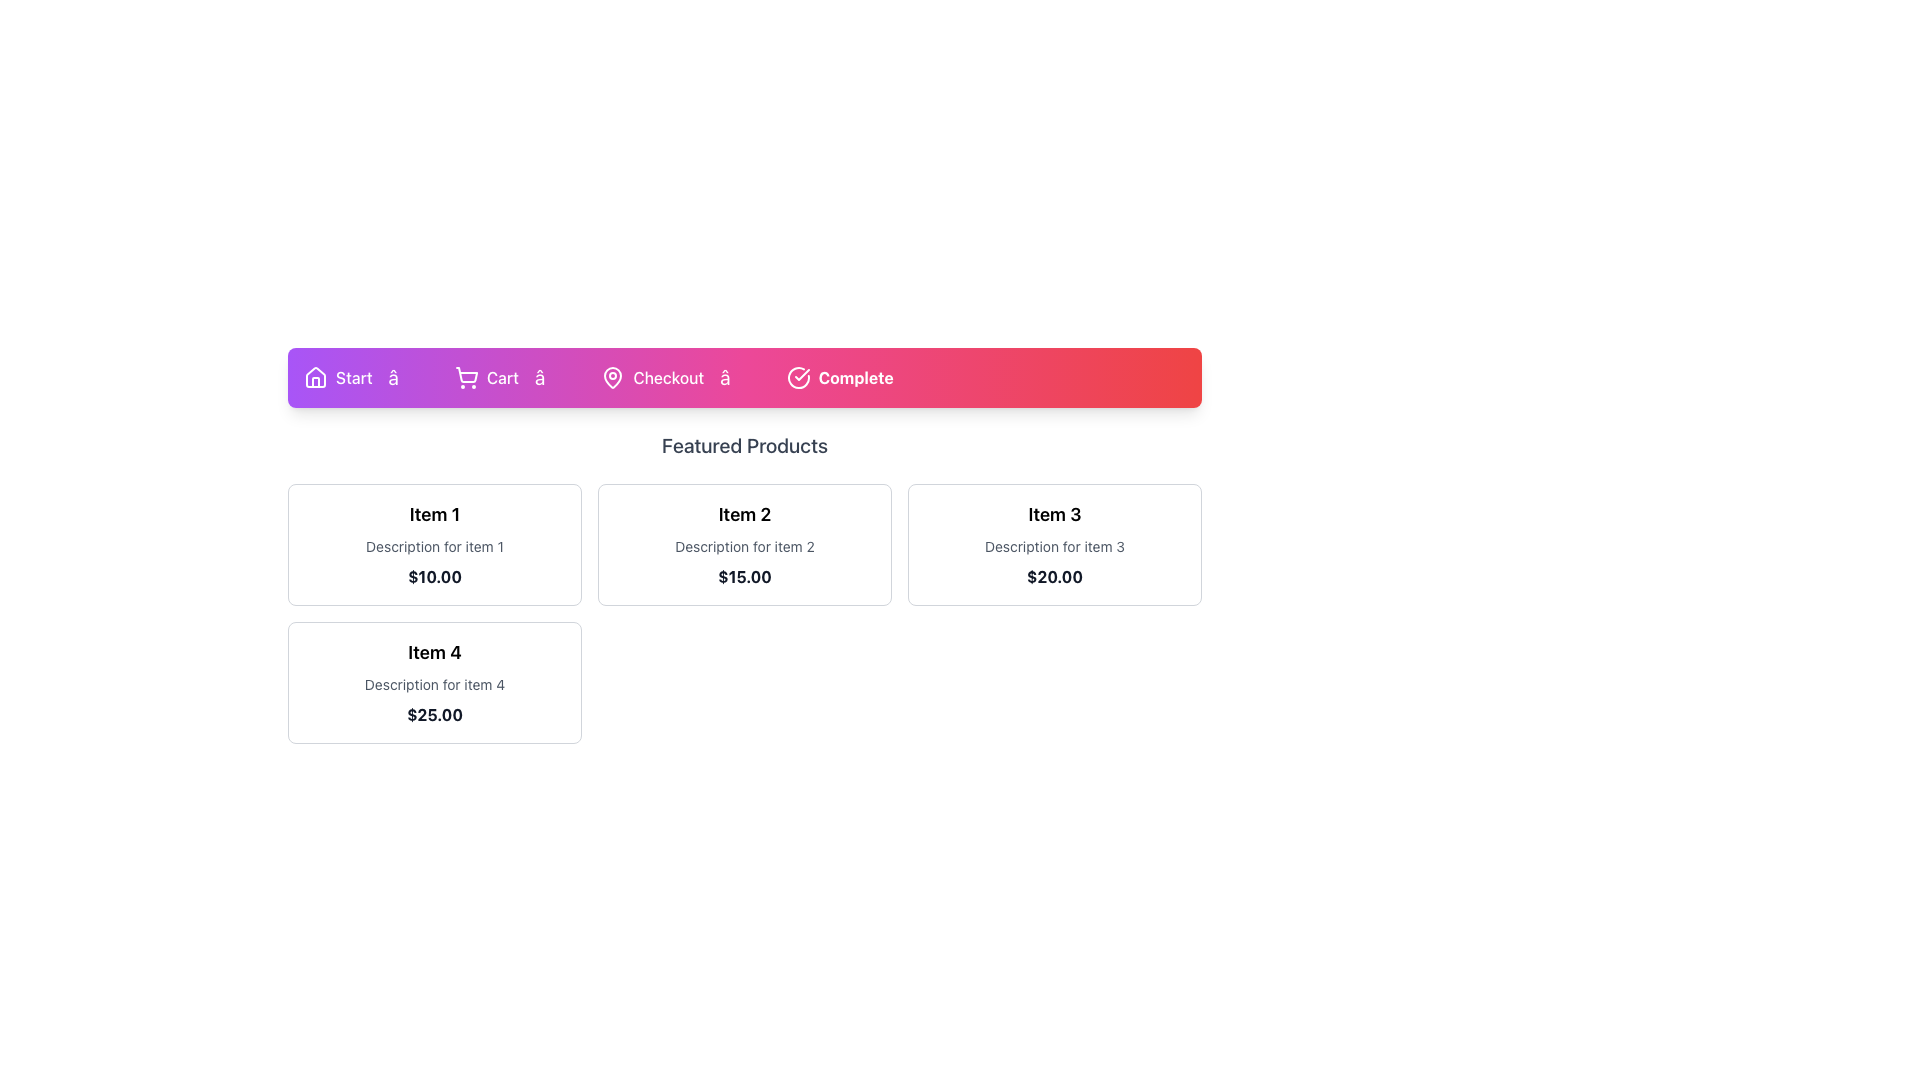 The width and height of the screenshot is (1920, 1080). I want to click on the Navigation Link with Icon, which serves as the identifier for the current navigation step and directs users to the cart page or displays cart-related information, so click(486, 378).